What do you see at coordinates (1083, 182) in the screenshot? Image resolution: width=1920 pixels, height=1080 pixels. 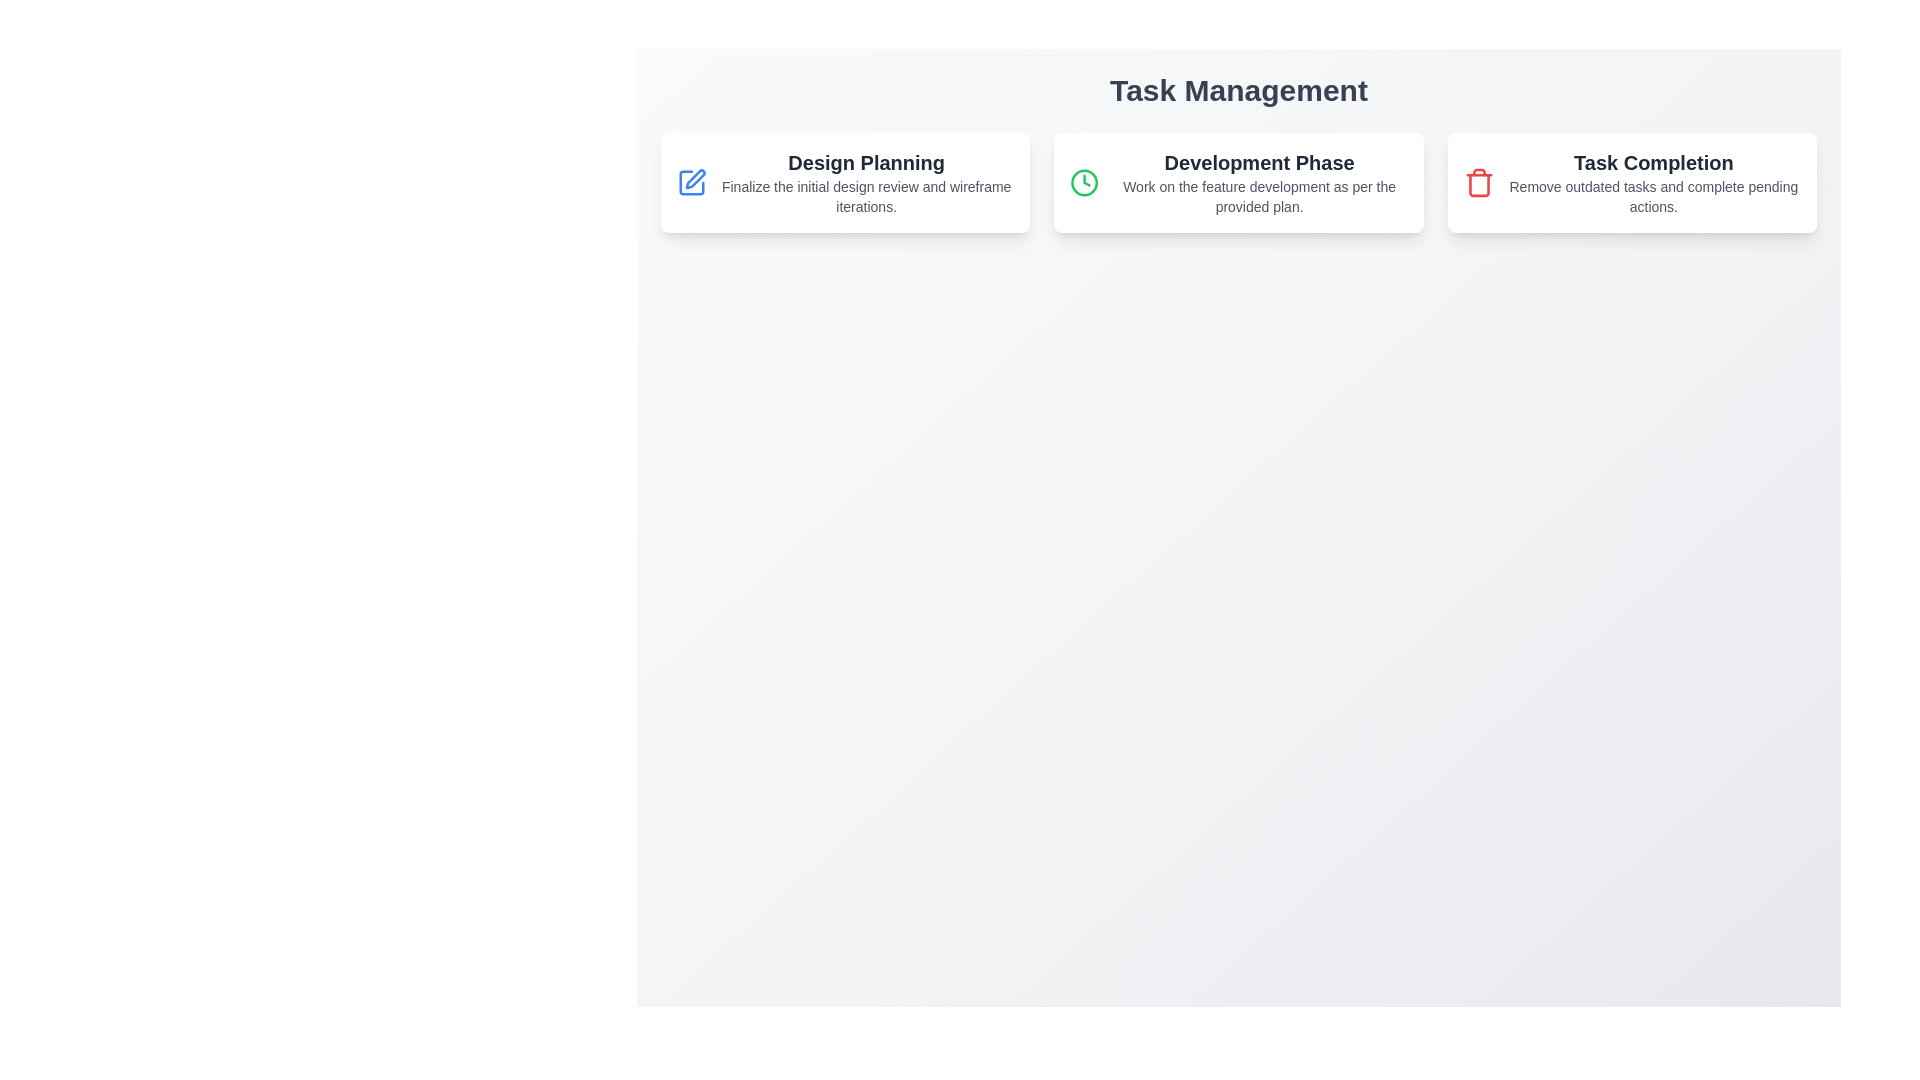 I see `the circular outline icon with a green outline located centrally within the second task description card under 'Task Management', which is part of a clock icon in the 'Development Phase' card` at bounding box center [1083, 182].